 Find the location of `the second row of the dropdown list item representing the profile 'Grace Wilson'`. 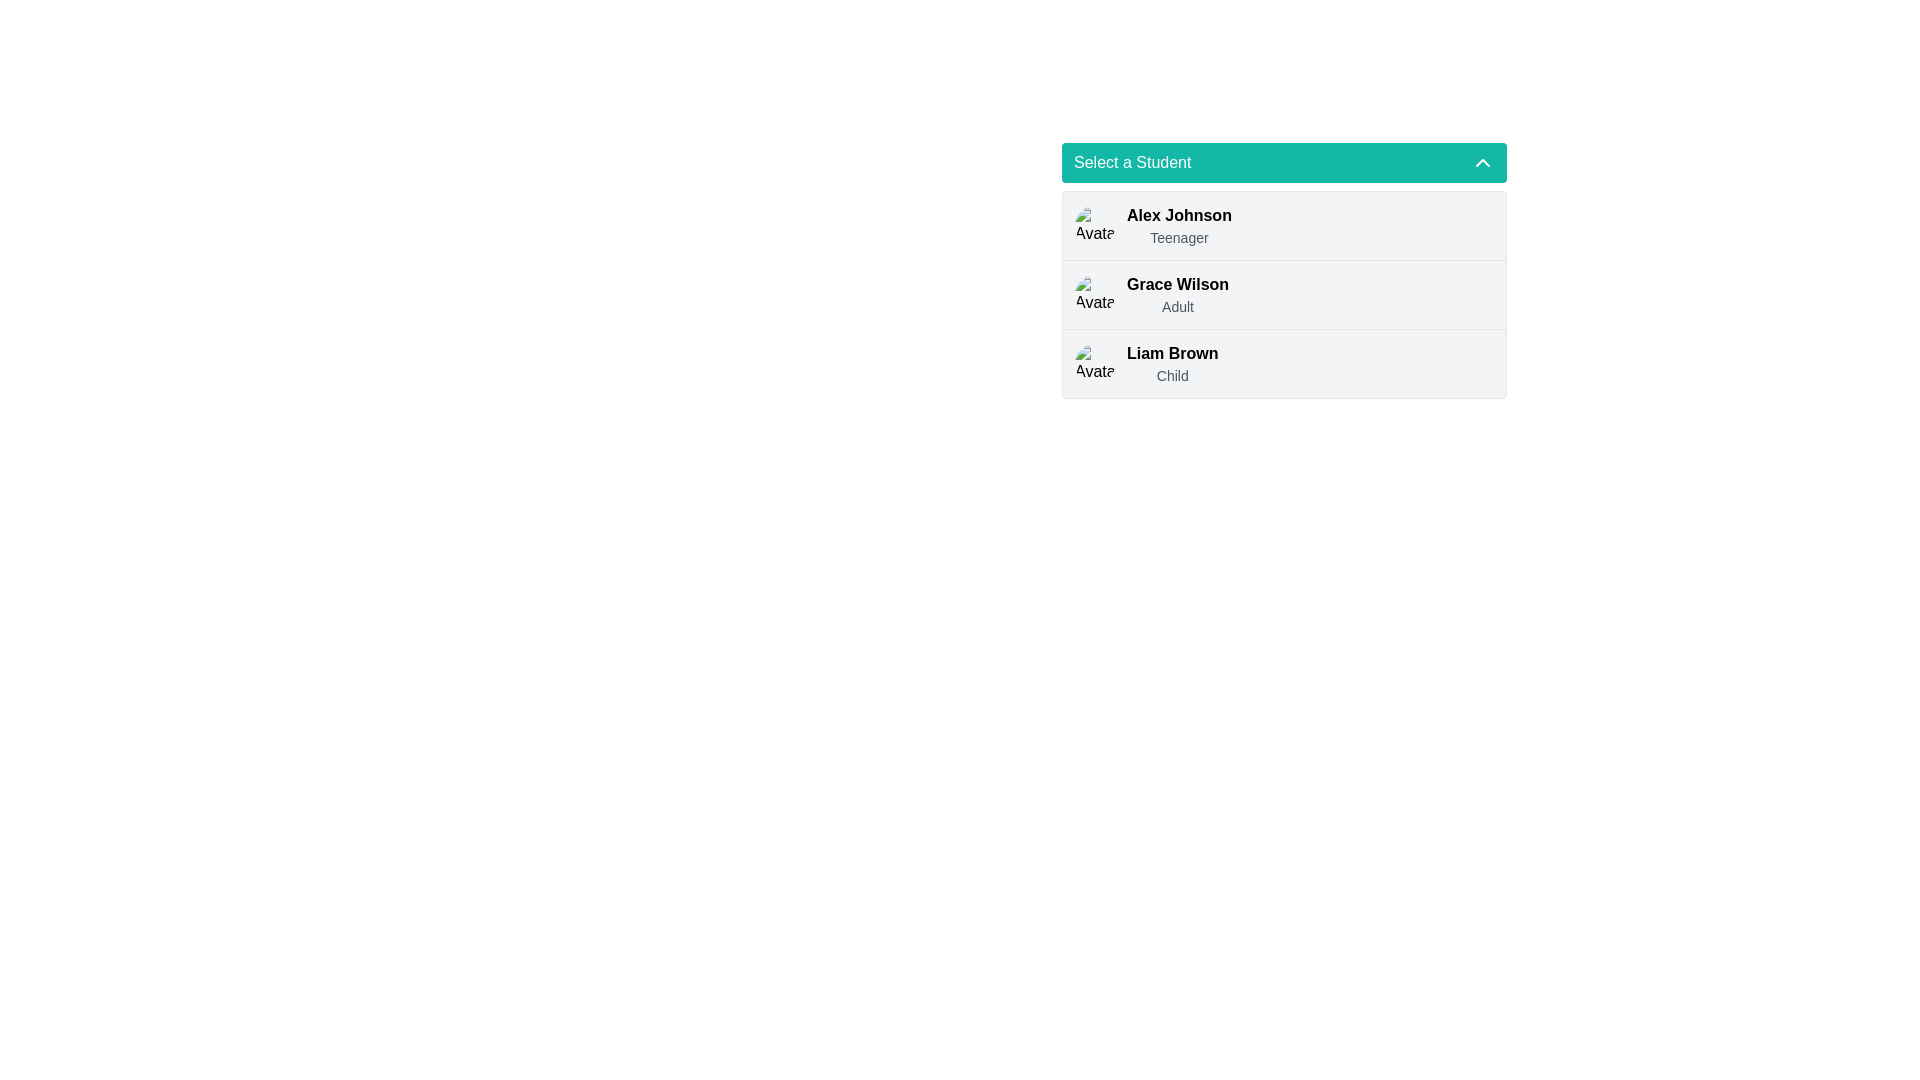

the second row of the dropdown list item representing the profile 'Grace Wilson' is located at coordinates (1284, 294).